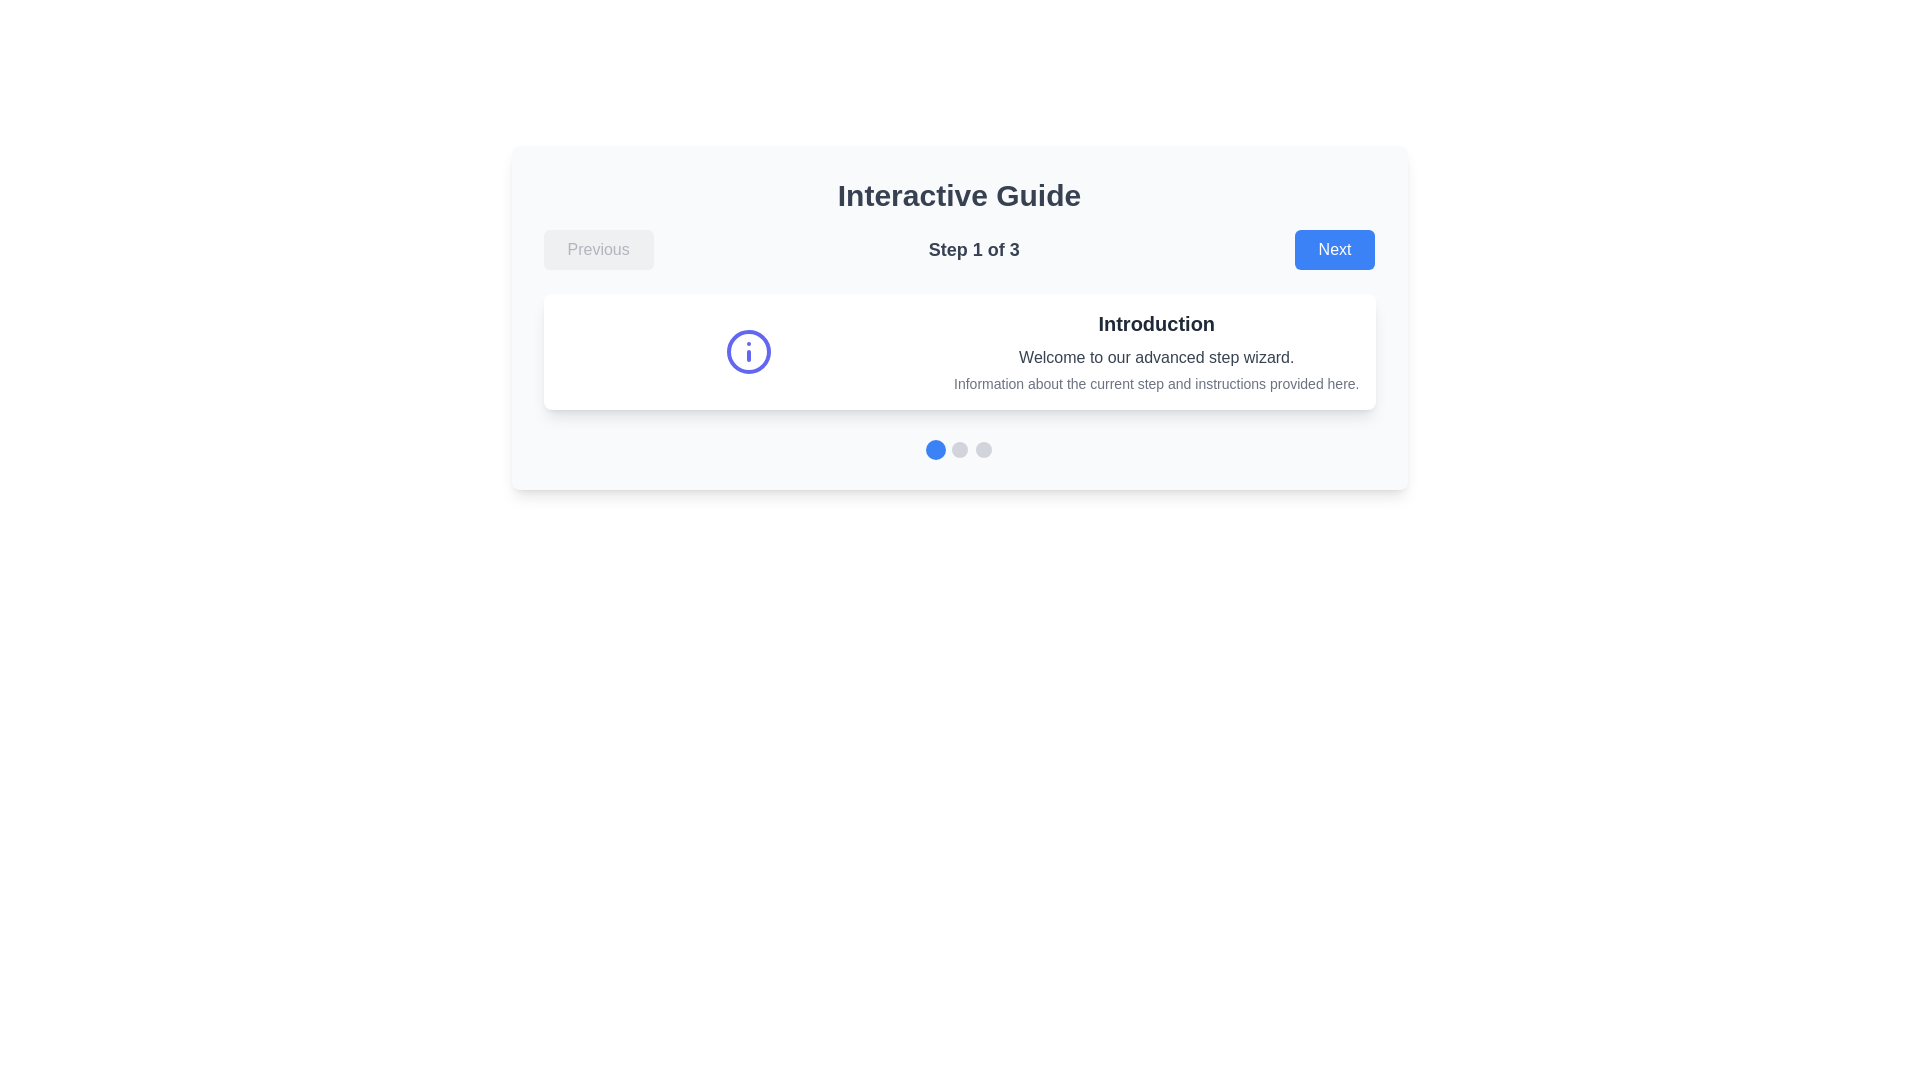 The image size is (1920, 1080). Describe the element at coordinates (1156, 384) in the screenshot. I see `the Text block that provides guidance in the wizard process, located below 'Welcome to our advanced step wizard.'` at that location.